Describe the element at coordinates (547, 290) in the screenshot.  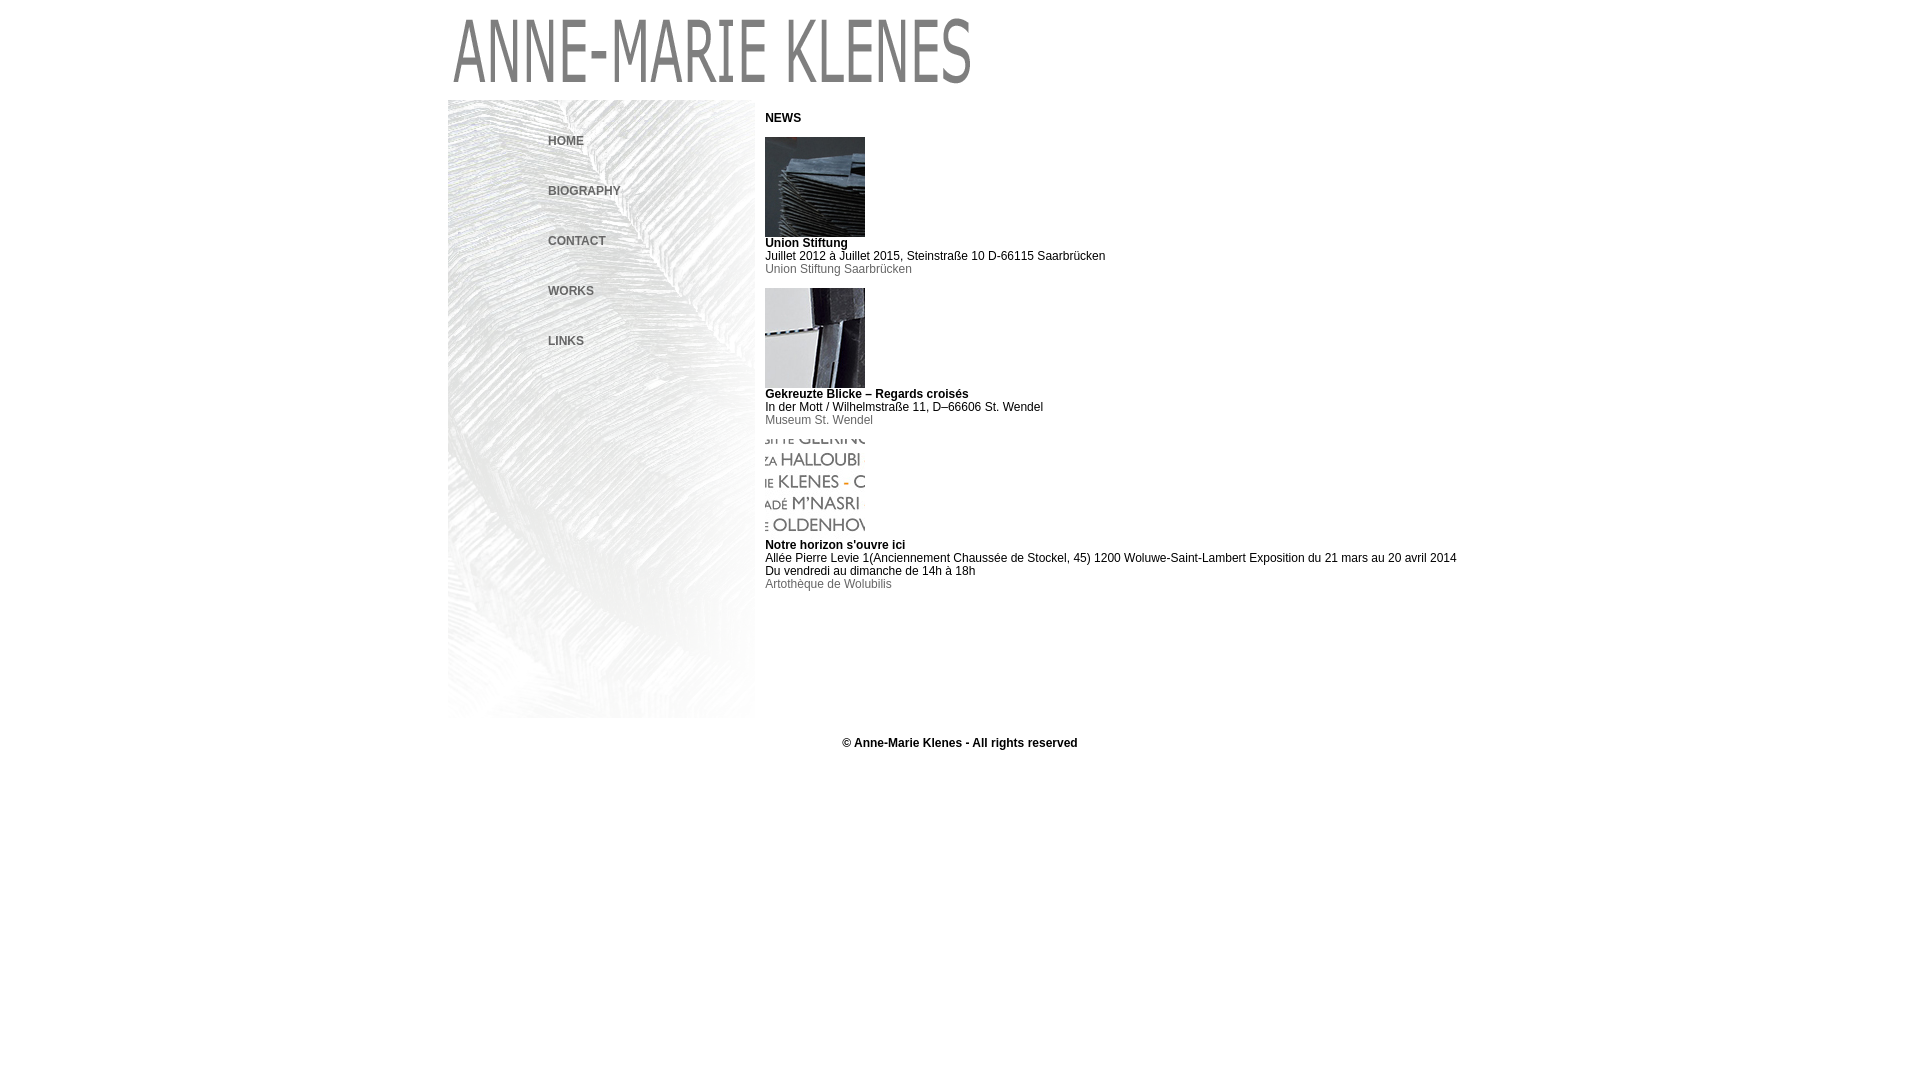
I see `'WORKS'` at that location.